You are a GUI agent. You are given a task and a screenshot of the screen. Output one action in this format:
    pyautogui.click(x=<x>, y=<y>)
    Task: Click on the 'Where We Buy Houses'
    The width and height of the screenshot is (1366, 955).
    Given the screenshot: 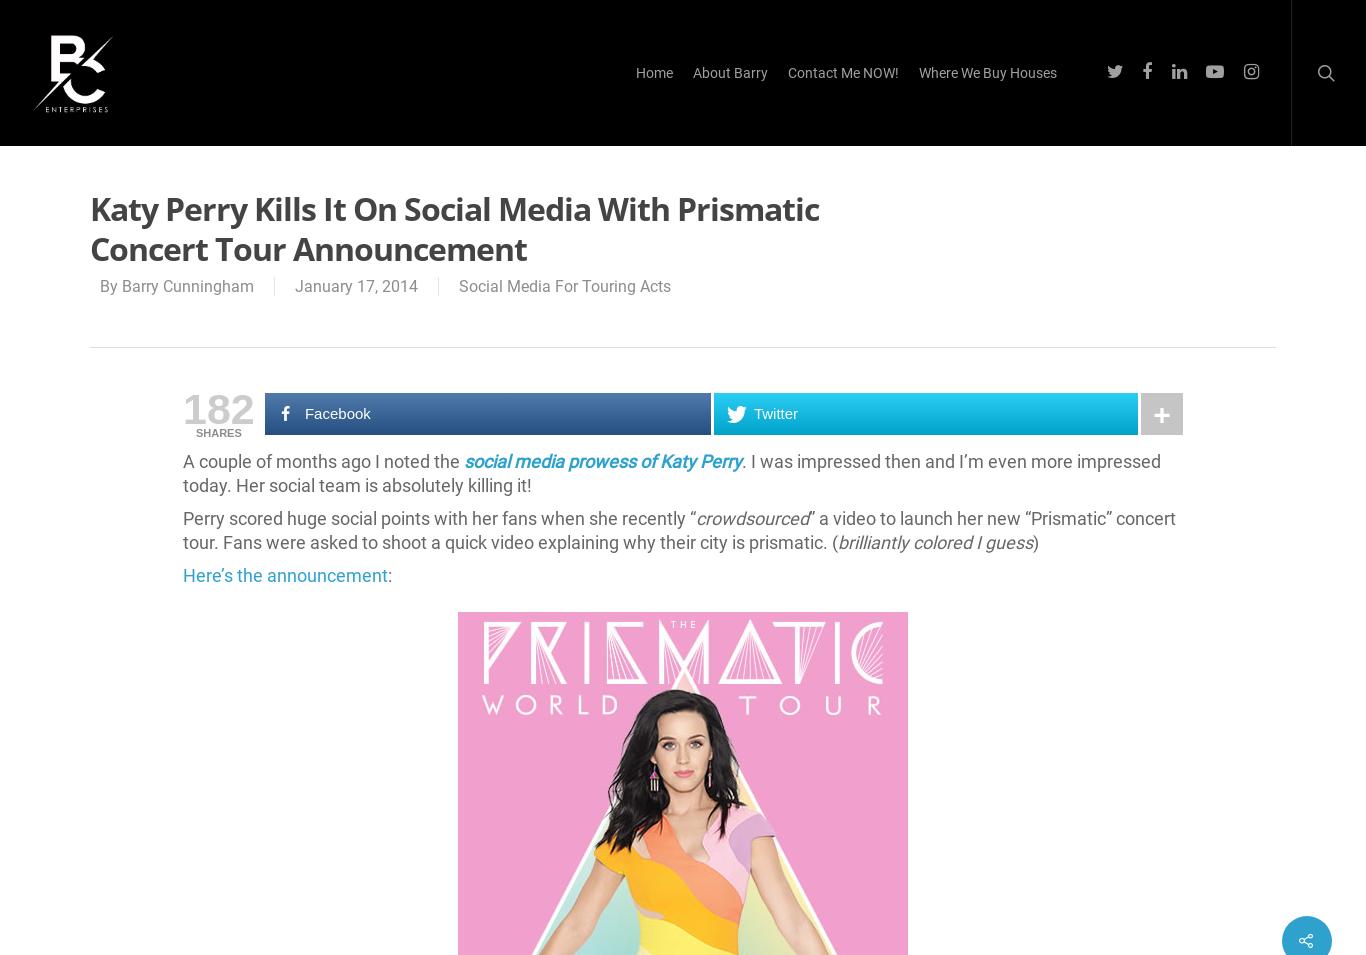 What is the action you would take?
    pyautogui.click(x=988, y=71)
    